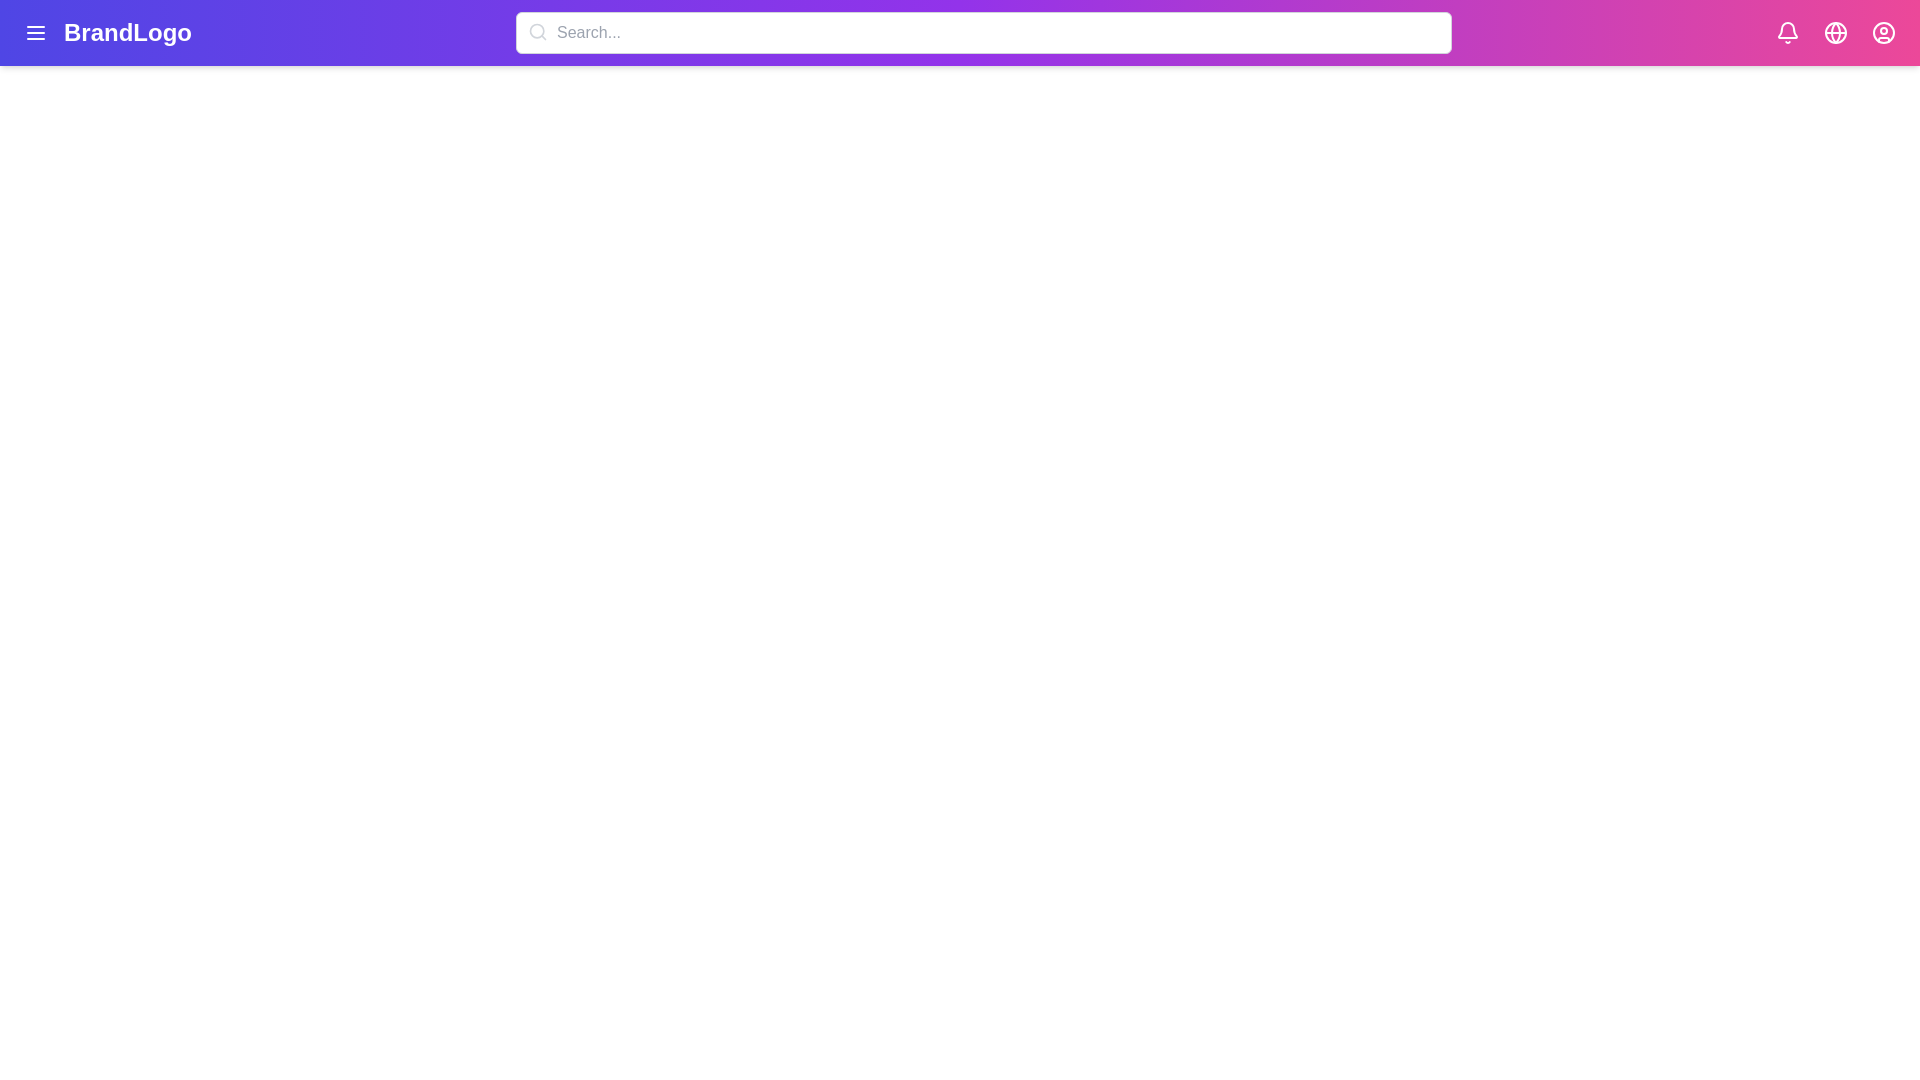  I want to click on the user profile icon represented by an SVG Circle located in the top-right section of the interface to trigger interactive effects, so click(1882, 33).